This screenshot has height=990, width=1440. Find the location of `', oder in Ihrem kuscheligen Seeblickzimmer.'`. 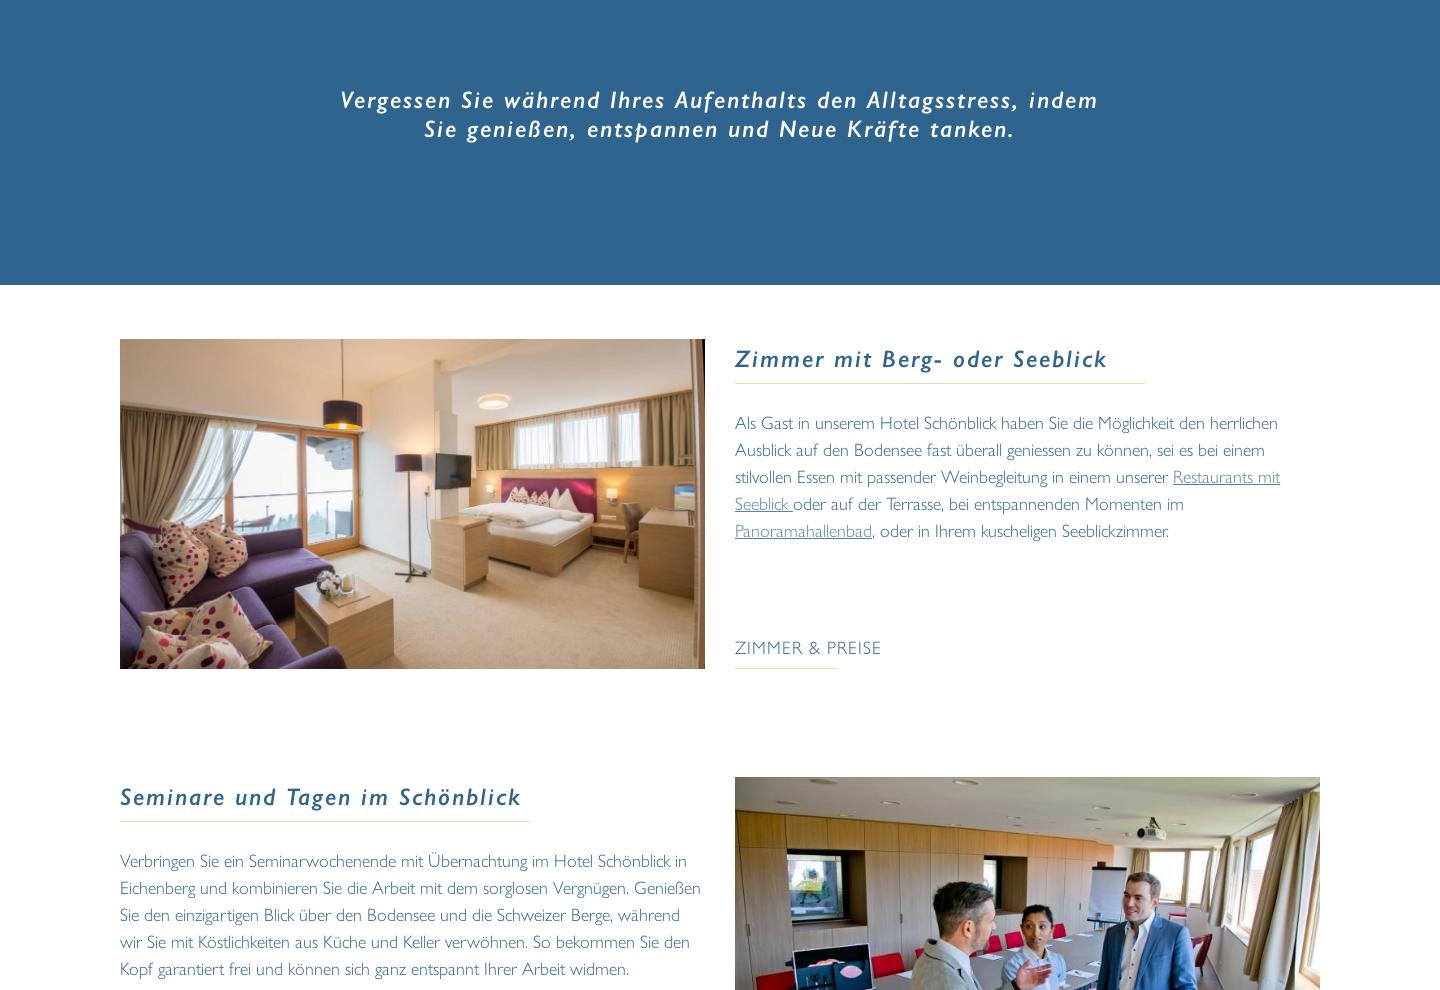

', oder in Ihrem kuscheligen Seeblickzimmer.' is located at coordinates (1019, 528).